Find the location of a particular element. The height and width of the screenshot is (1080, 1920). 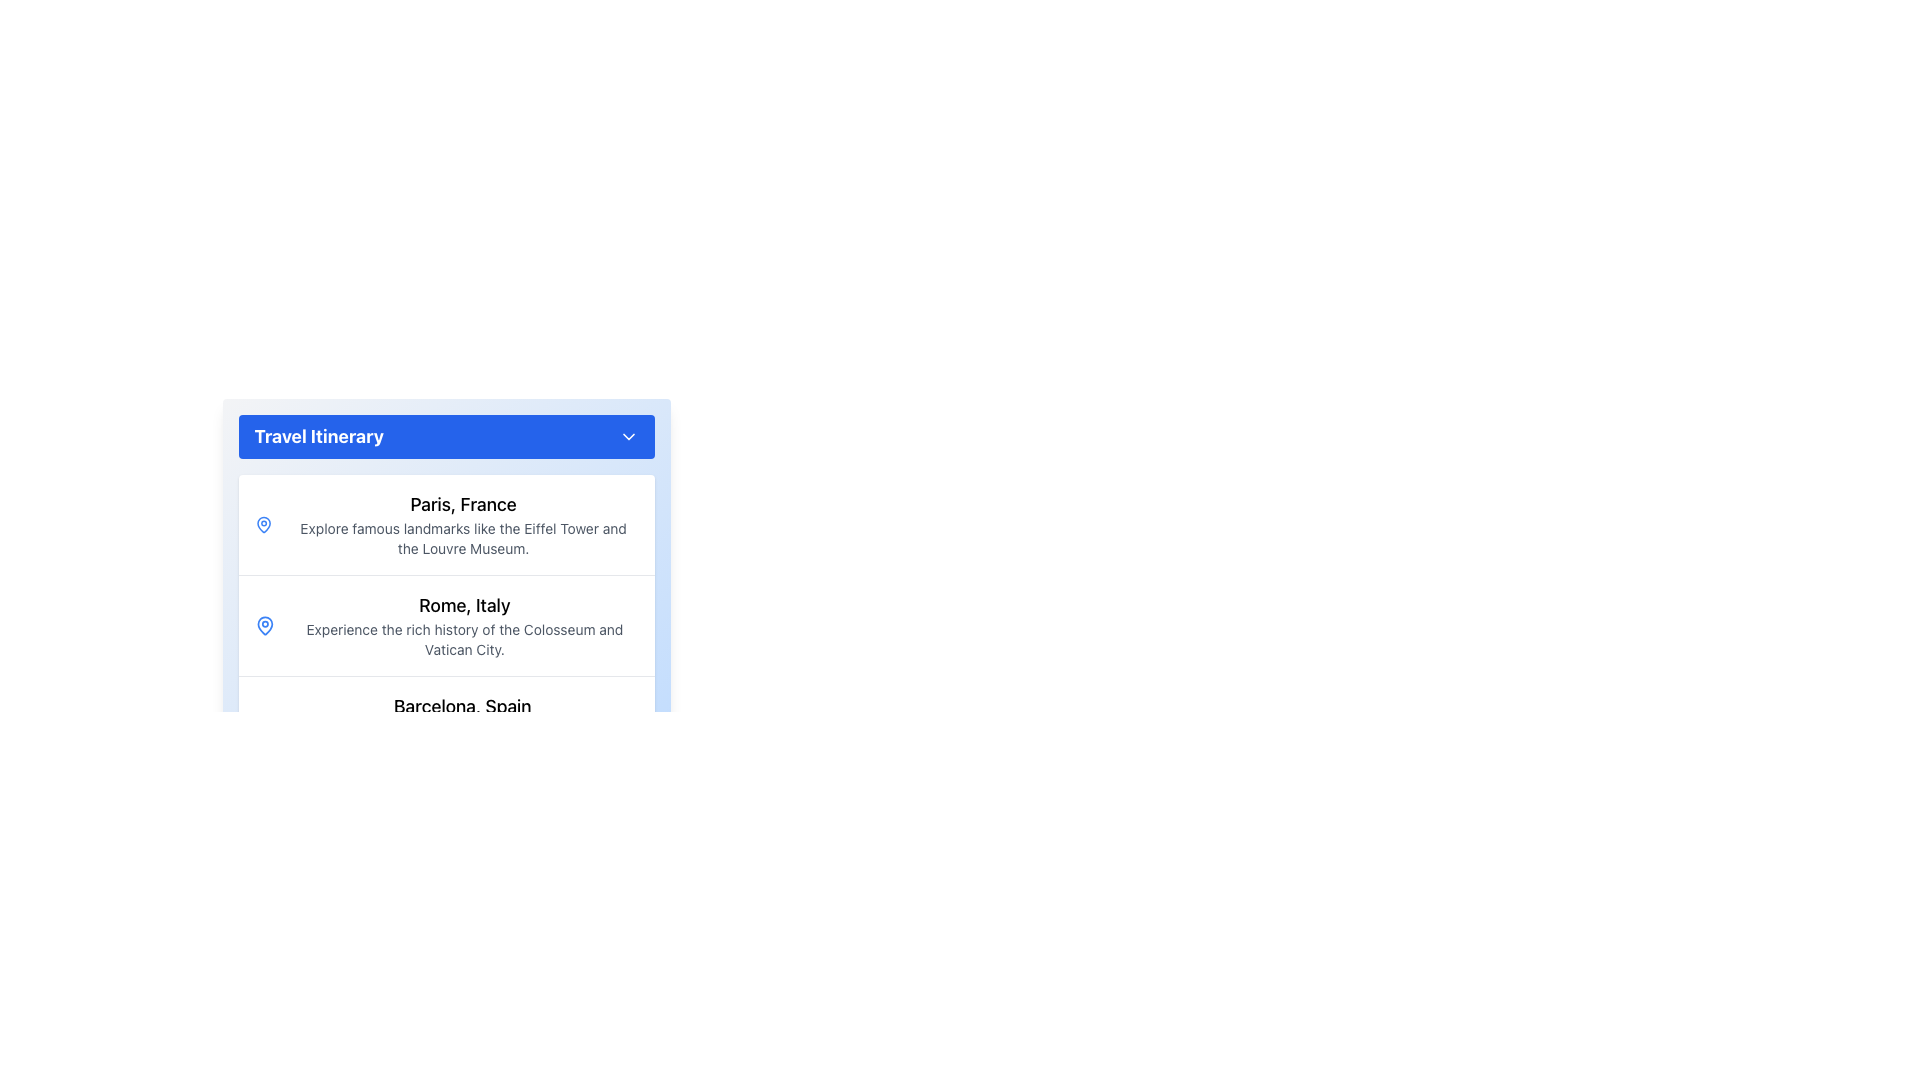

the first Information Card in the Travel Itinerary section, which provides details about a destination and is located above the Rome and Barcelona blocks is located at coordinates (445, 523).